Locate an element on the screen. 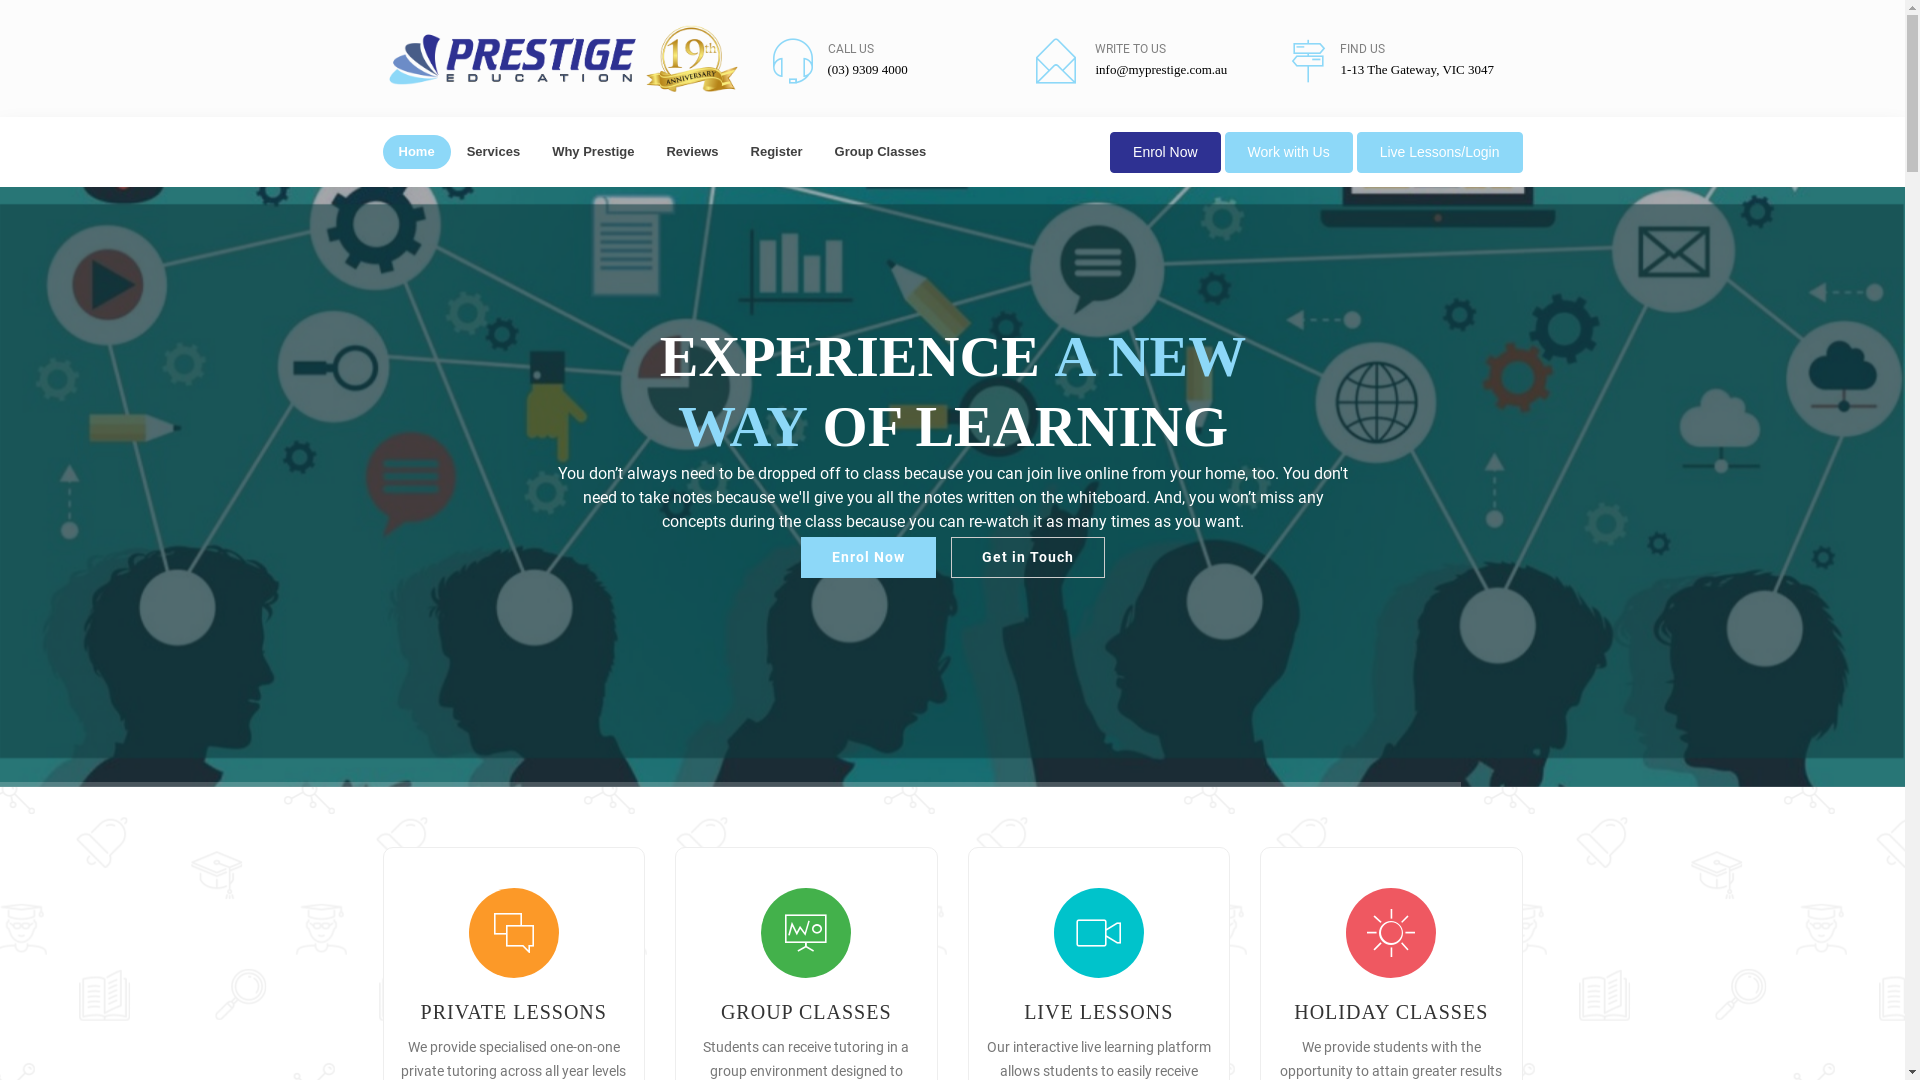 This screenshot has width=1920, height=1080. 'Register' is located at coordinates (776, 150).